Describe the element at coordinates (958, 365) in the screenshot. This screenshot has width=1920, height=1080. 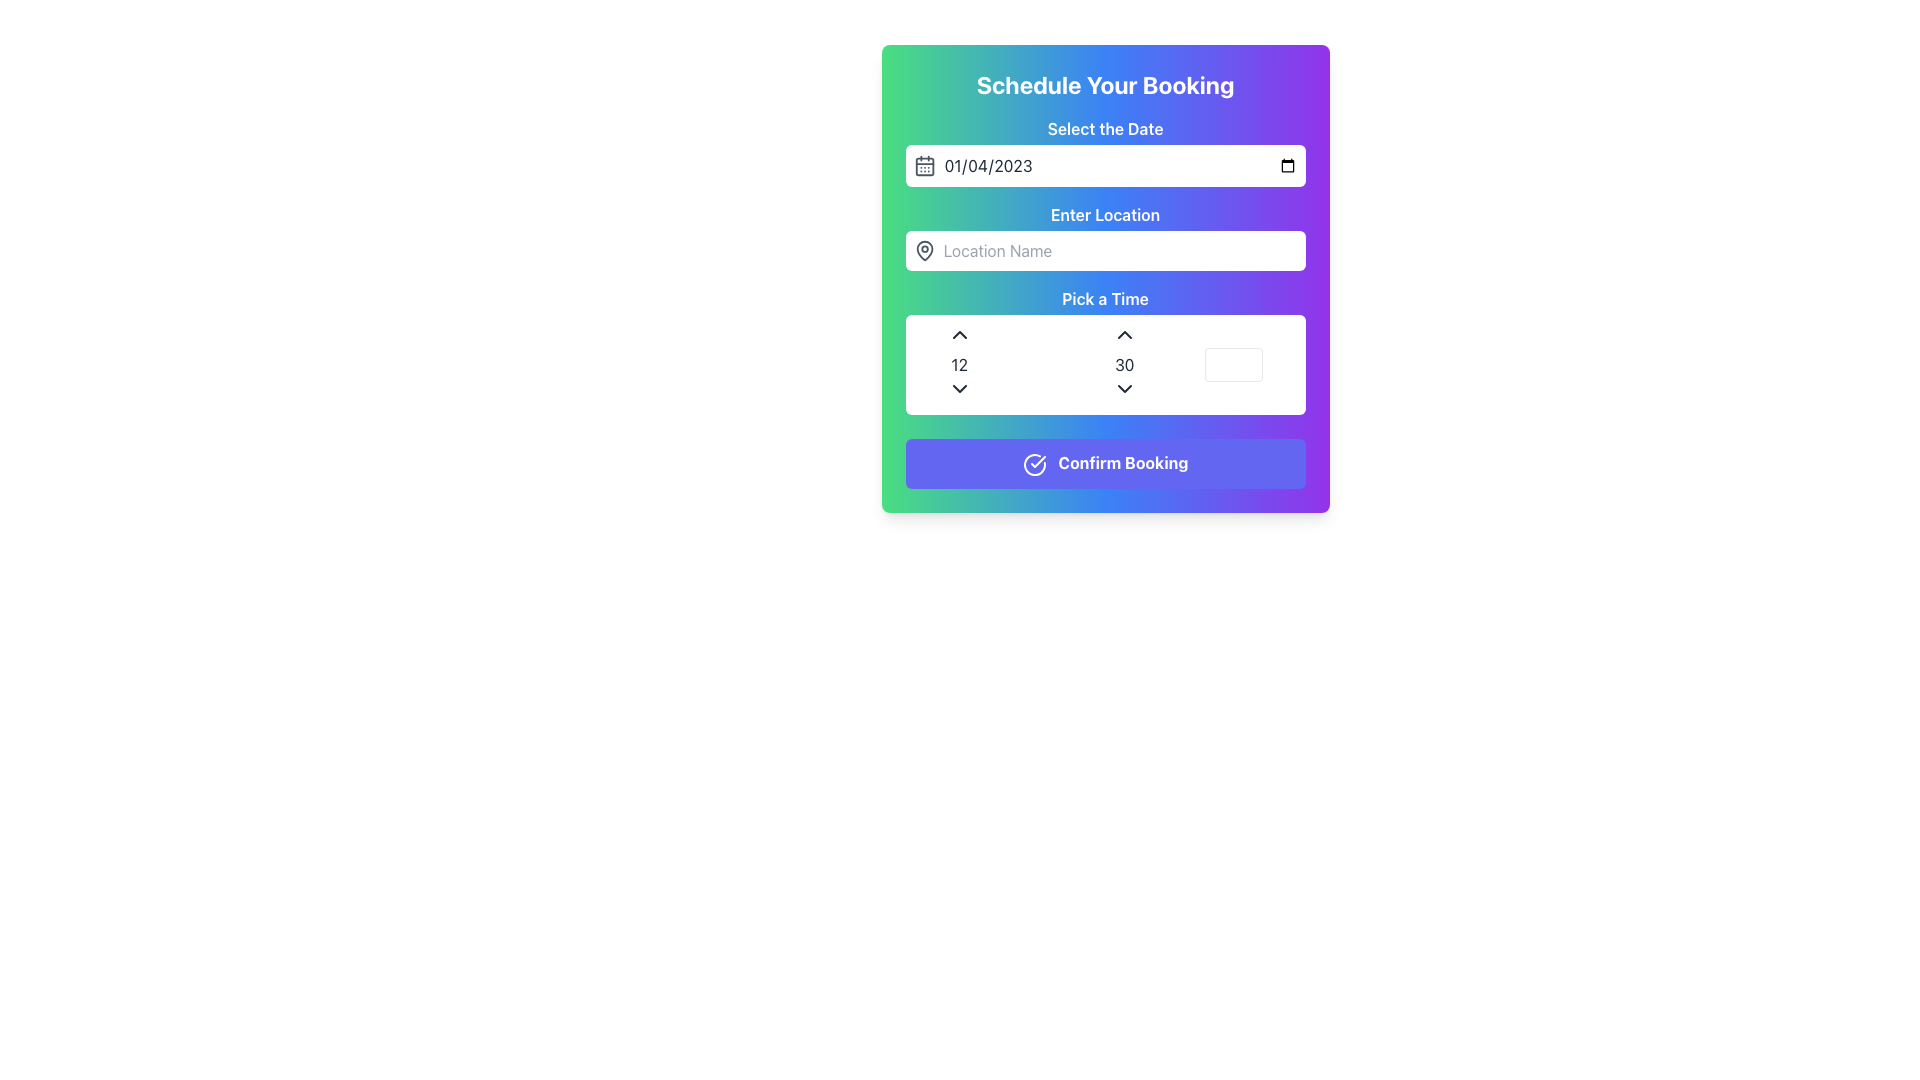
I see `displayed time value from the numeral '12' text label within the time picker component, which is centrally located between the up and down arrow buttons` at that location.